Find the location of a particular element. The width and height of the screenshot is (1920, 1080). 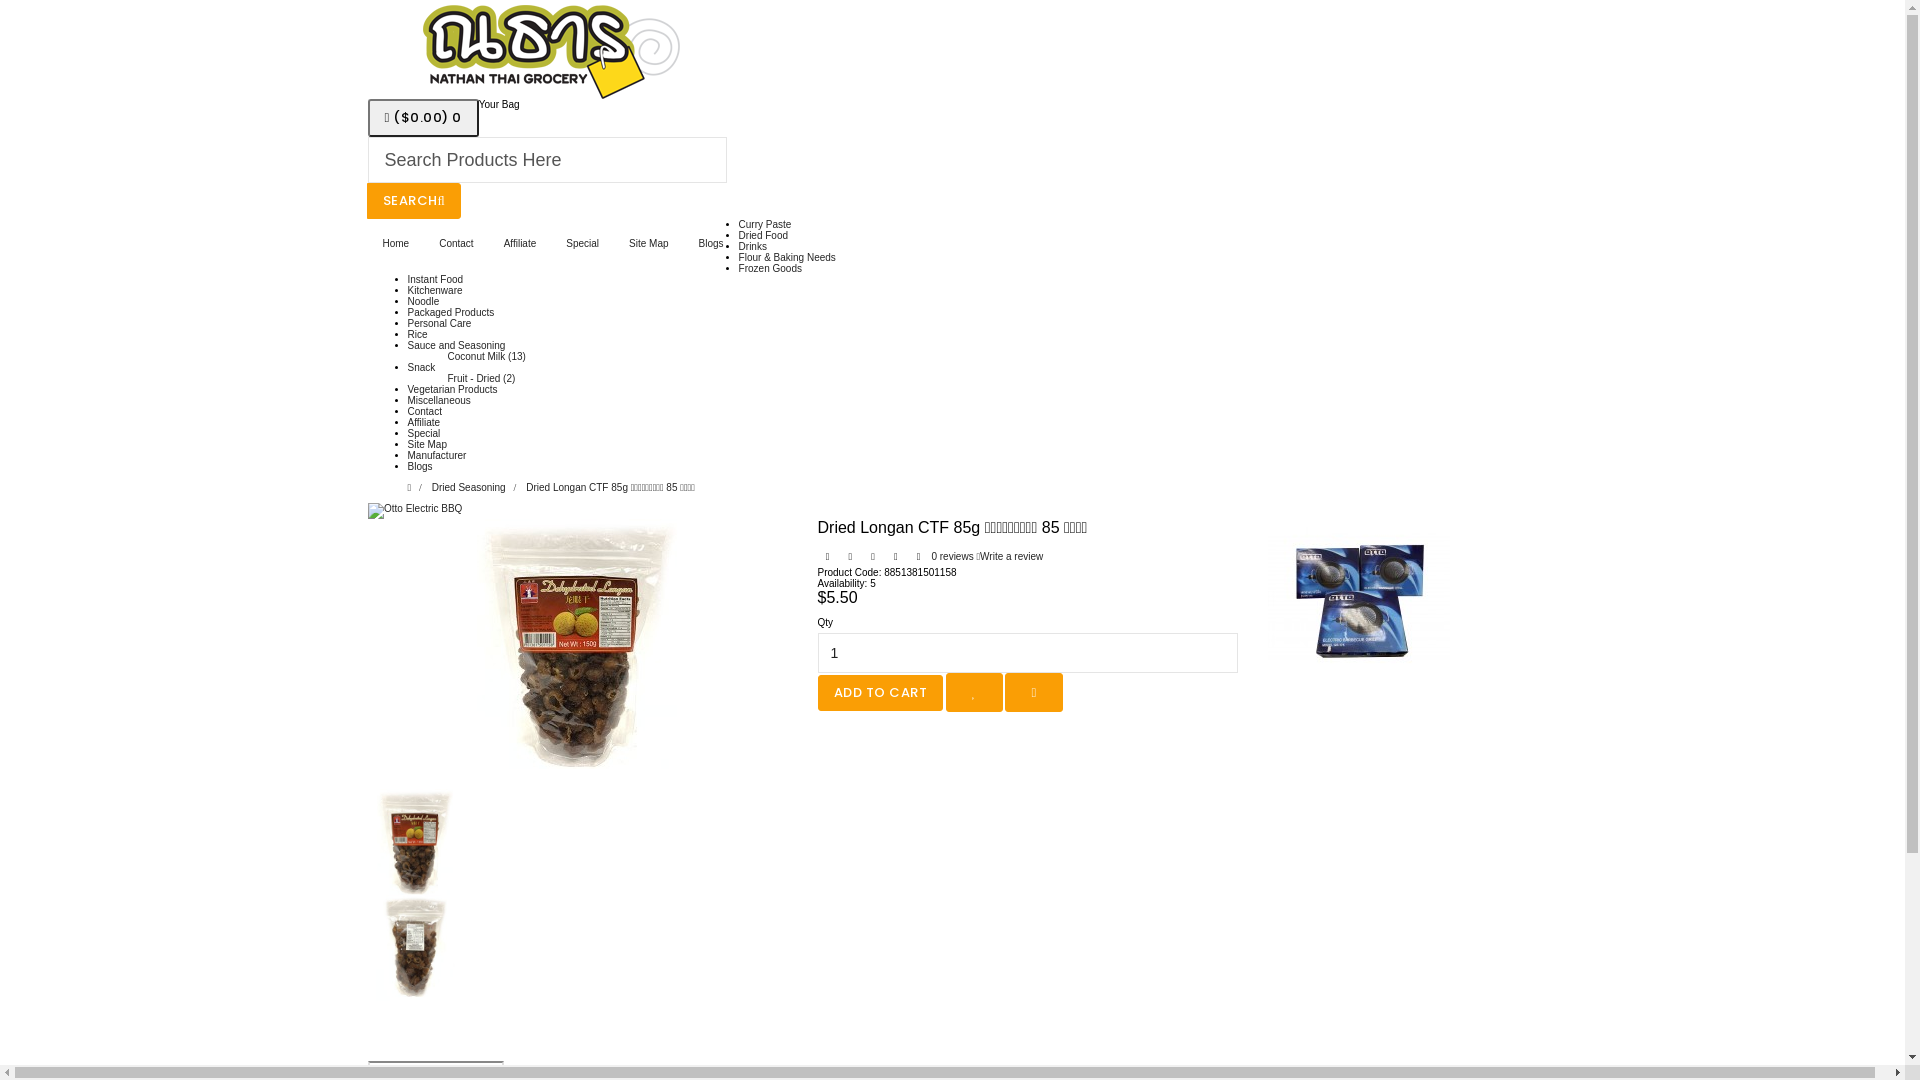

'Dried Seasoning' is located at coordinates (468, 487).